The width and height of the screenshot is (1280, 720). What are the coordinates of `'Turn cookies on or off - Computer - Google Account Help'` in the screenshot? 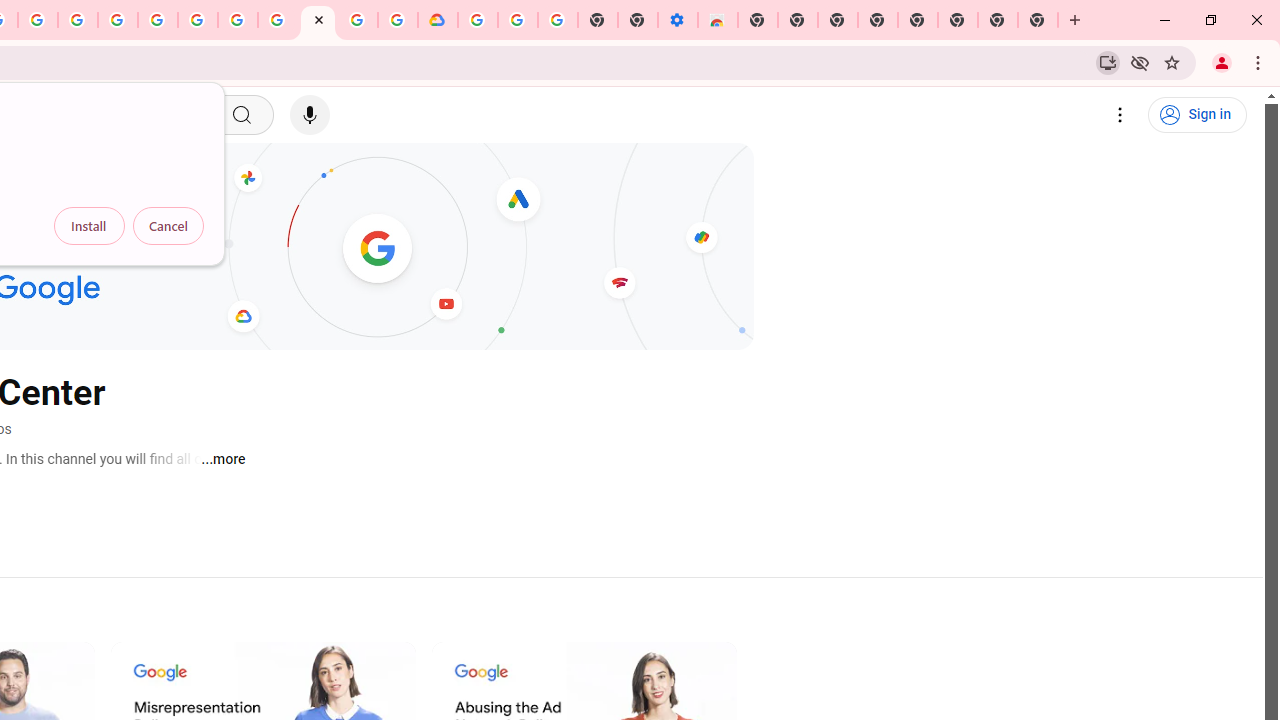 It's located at (558, 20).